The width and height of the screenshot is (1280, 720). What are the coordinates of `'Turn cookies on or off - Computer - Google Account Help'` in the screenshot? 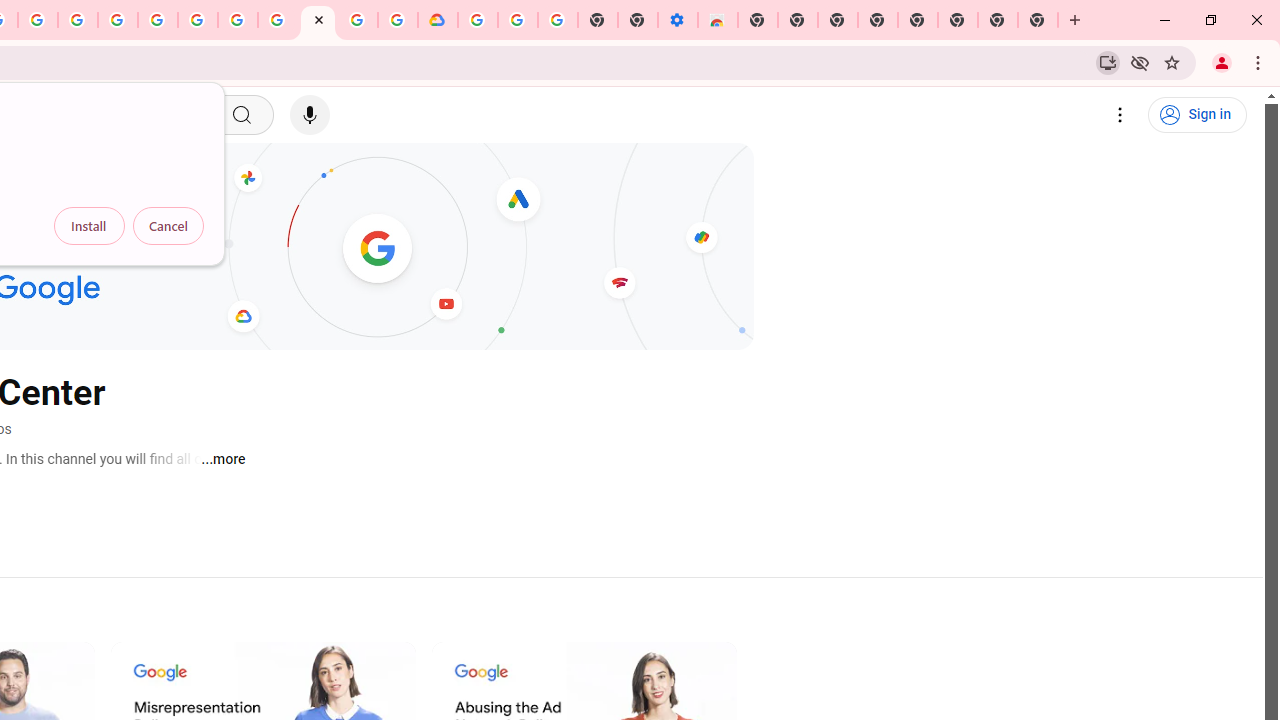 It's located at (558, 20).